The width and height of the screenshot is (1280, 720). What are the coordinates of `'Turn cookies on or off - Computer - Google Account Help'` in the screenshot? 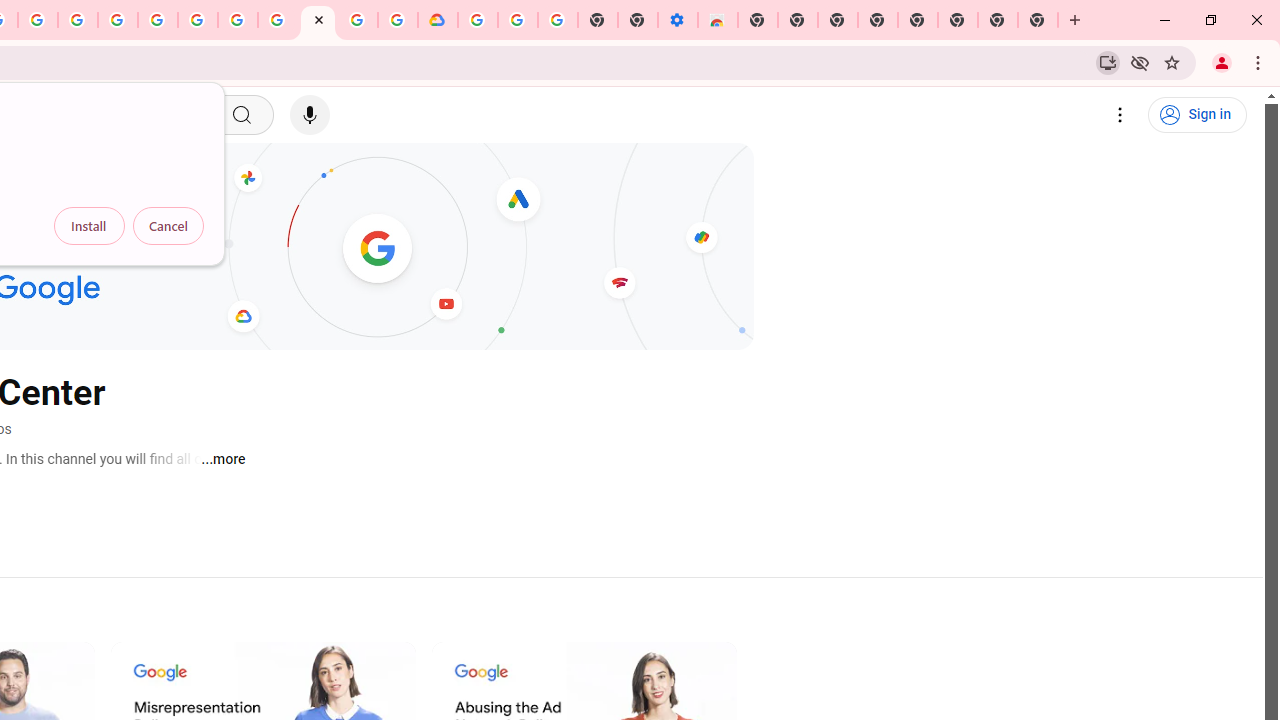 It's located at (558, 20).